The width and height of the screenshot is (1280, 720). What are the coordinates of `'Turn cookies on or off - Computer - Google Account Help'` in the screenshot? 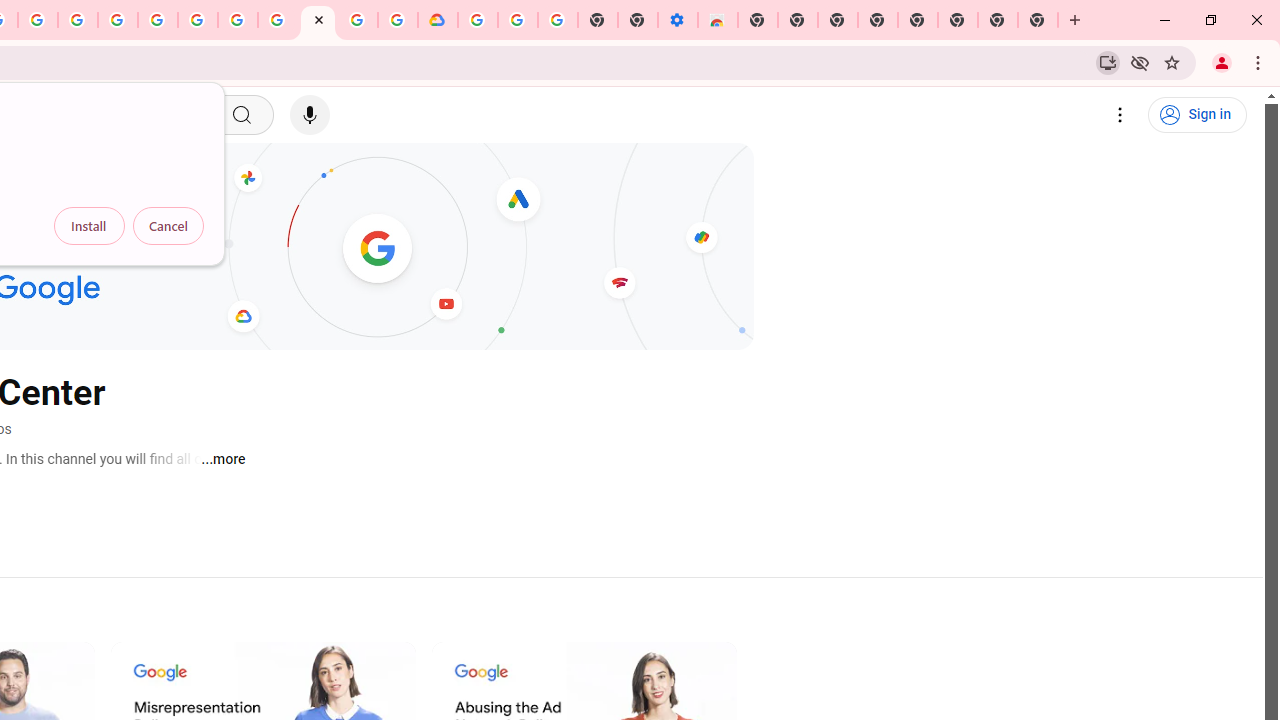 It's located at (558, 20).